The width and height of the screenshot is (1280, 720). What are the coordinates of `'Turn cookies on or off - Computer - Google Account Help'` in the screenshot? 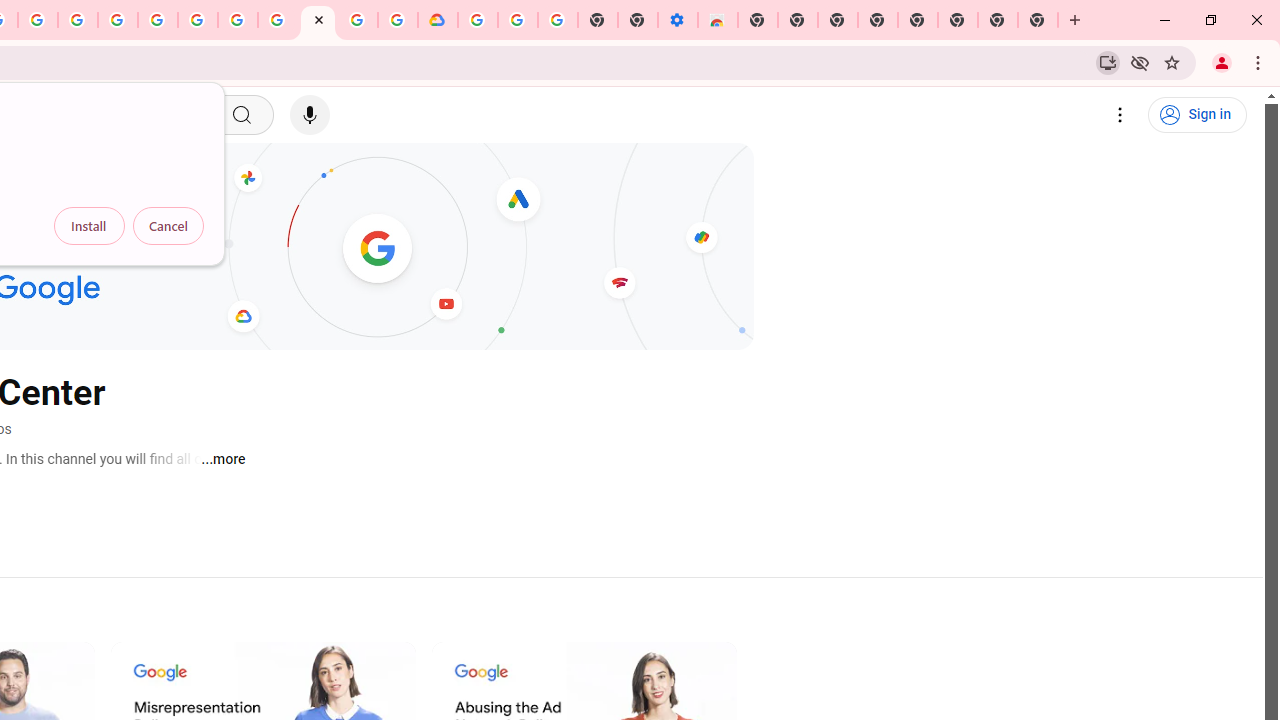 It's located at (558, 20).